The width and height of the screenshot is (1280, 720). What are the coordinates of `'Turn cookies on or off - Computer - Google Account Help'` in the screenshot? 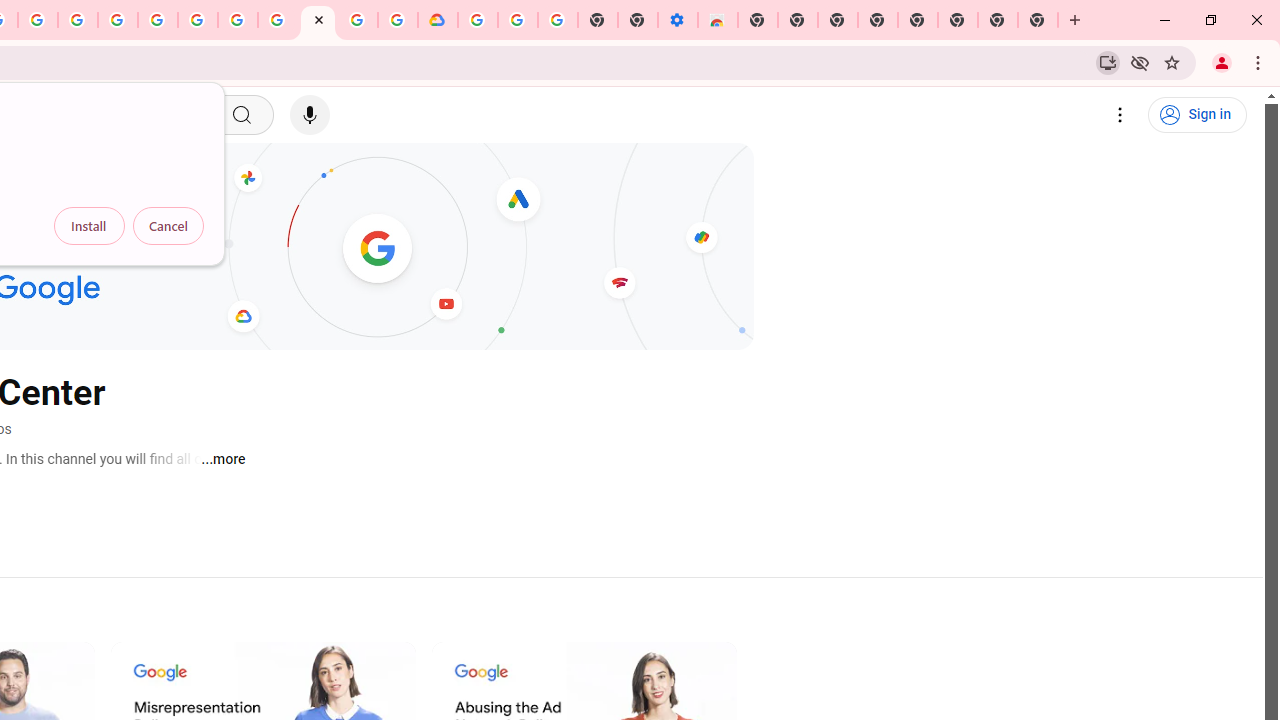 It's located at (558, 20).